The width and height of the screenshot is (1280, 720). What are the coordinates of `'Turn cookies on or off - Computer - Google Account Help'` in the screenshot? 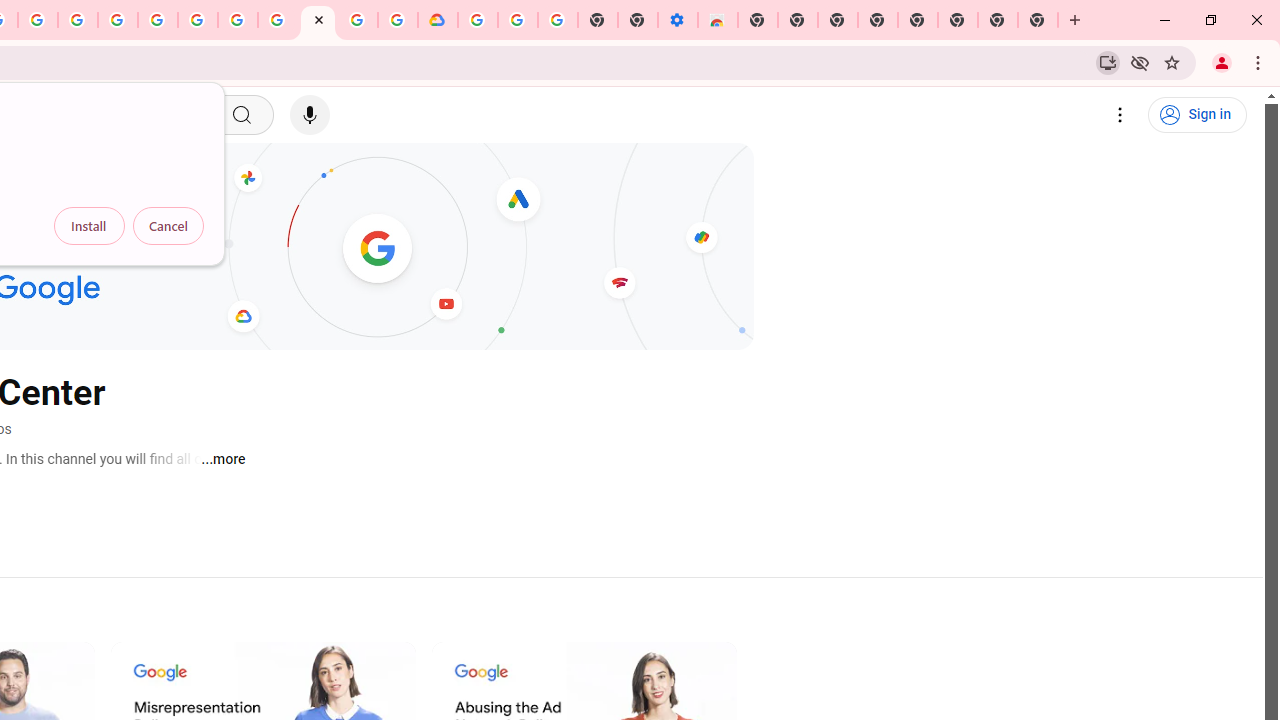 It's located at (558, 20).